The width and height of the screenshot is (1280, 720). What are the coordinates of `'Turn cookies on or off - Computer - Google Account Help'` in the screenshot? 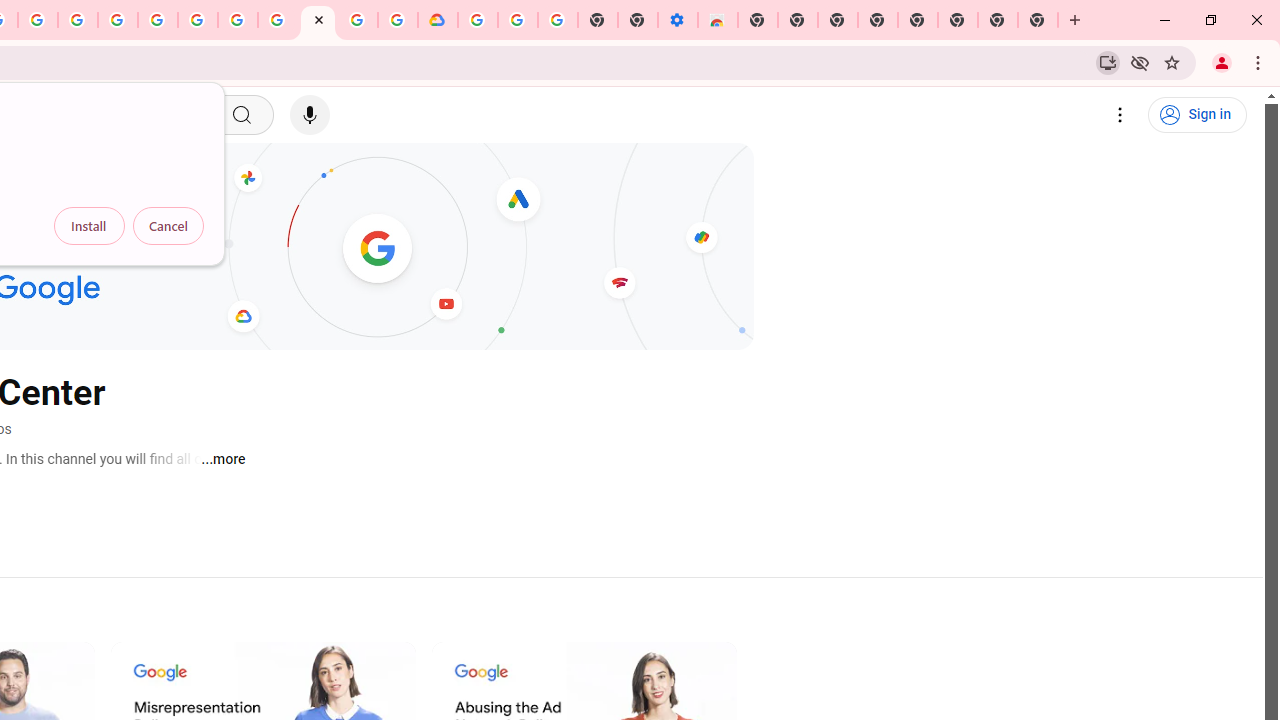 It's located at (558, 20).